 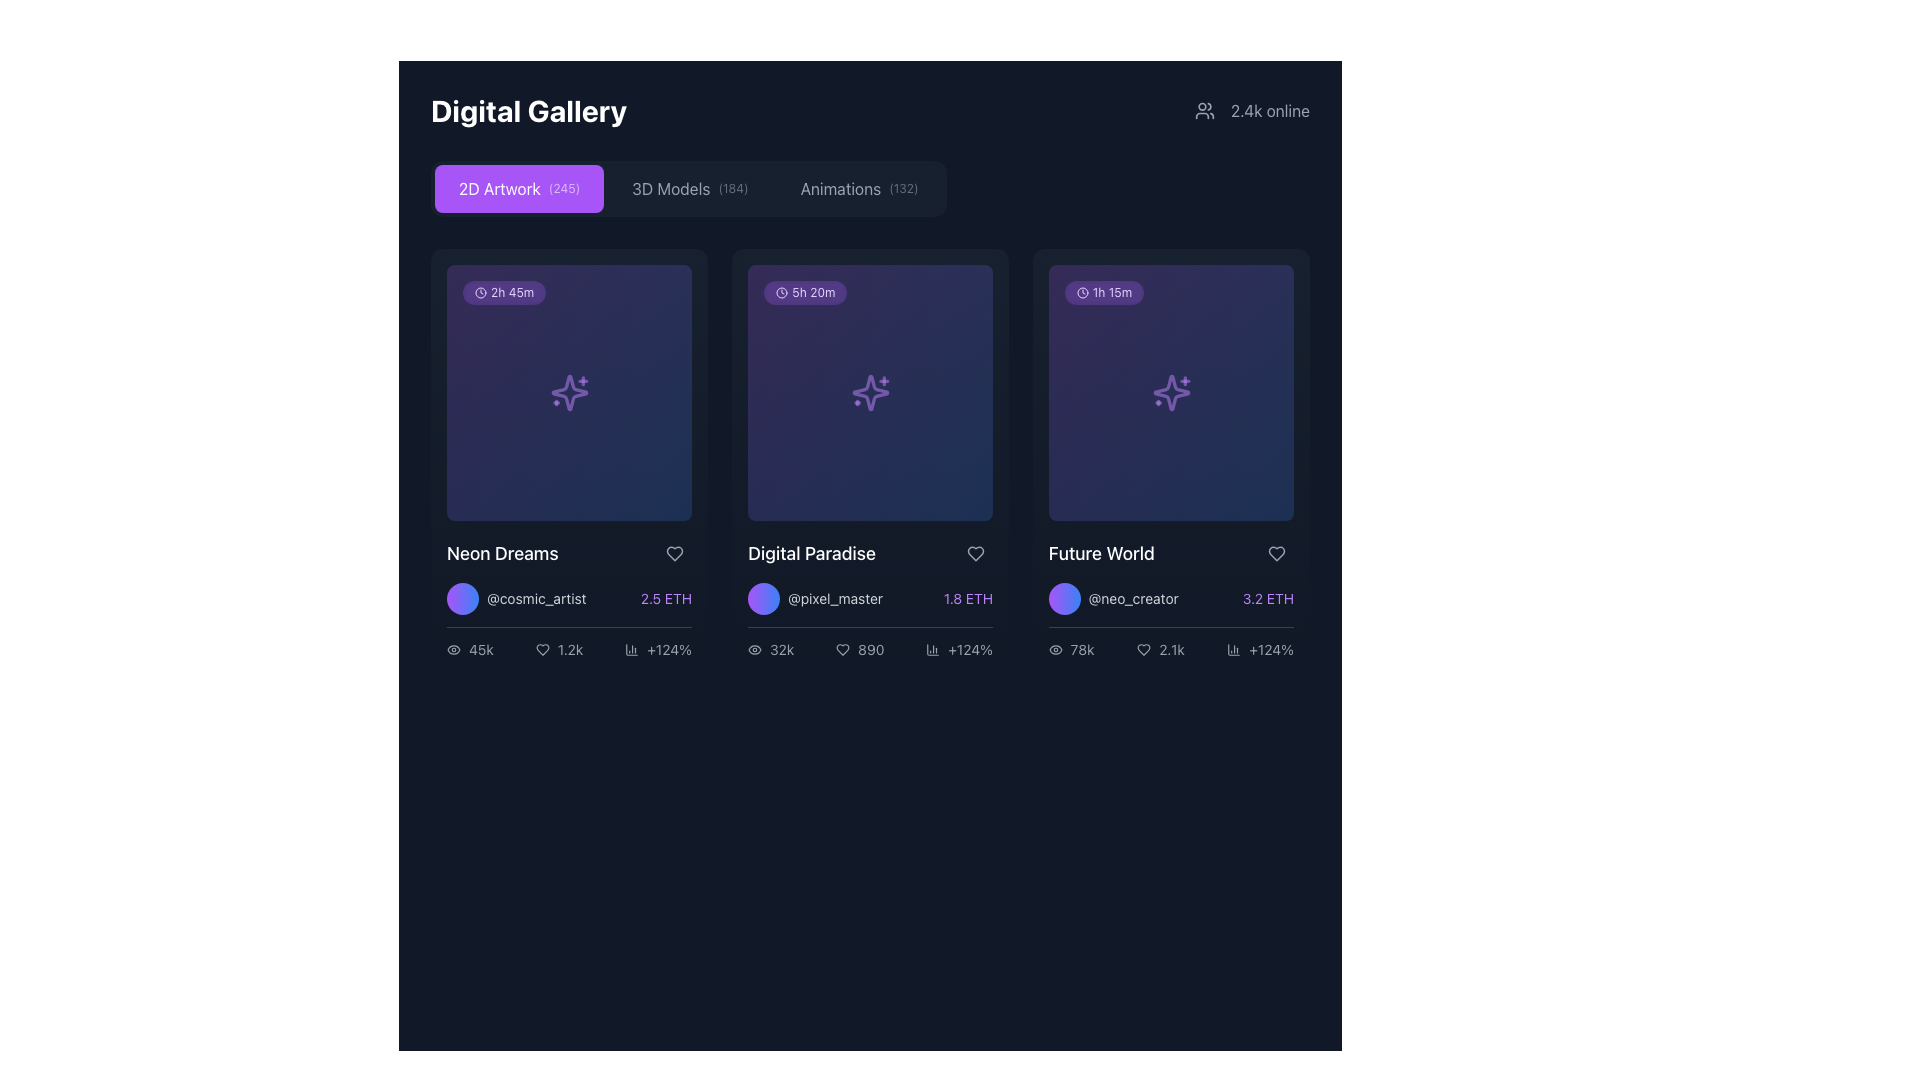 I want to click on the decorative branding icon within the 'Digital Paradise' card, which is centered below the time badge ('5h 20m'), so click(x=870, y=393).